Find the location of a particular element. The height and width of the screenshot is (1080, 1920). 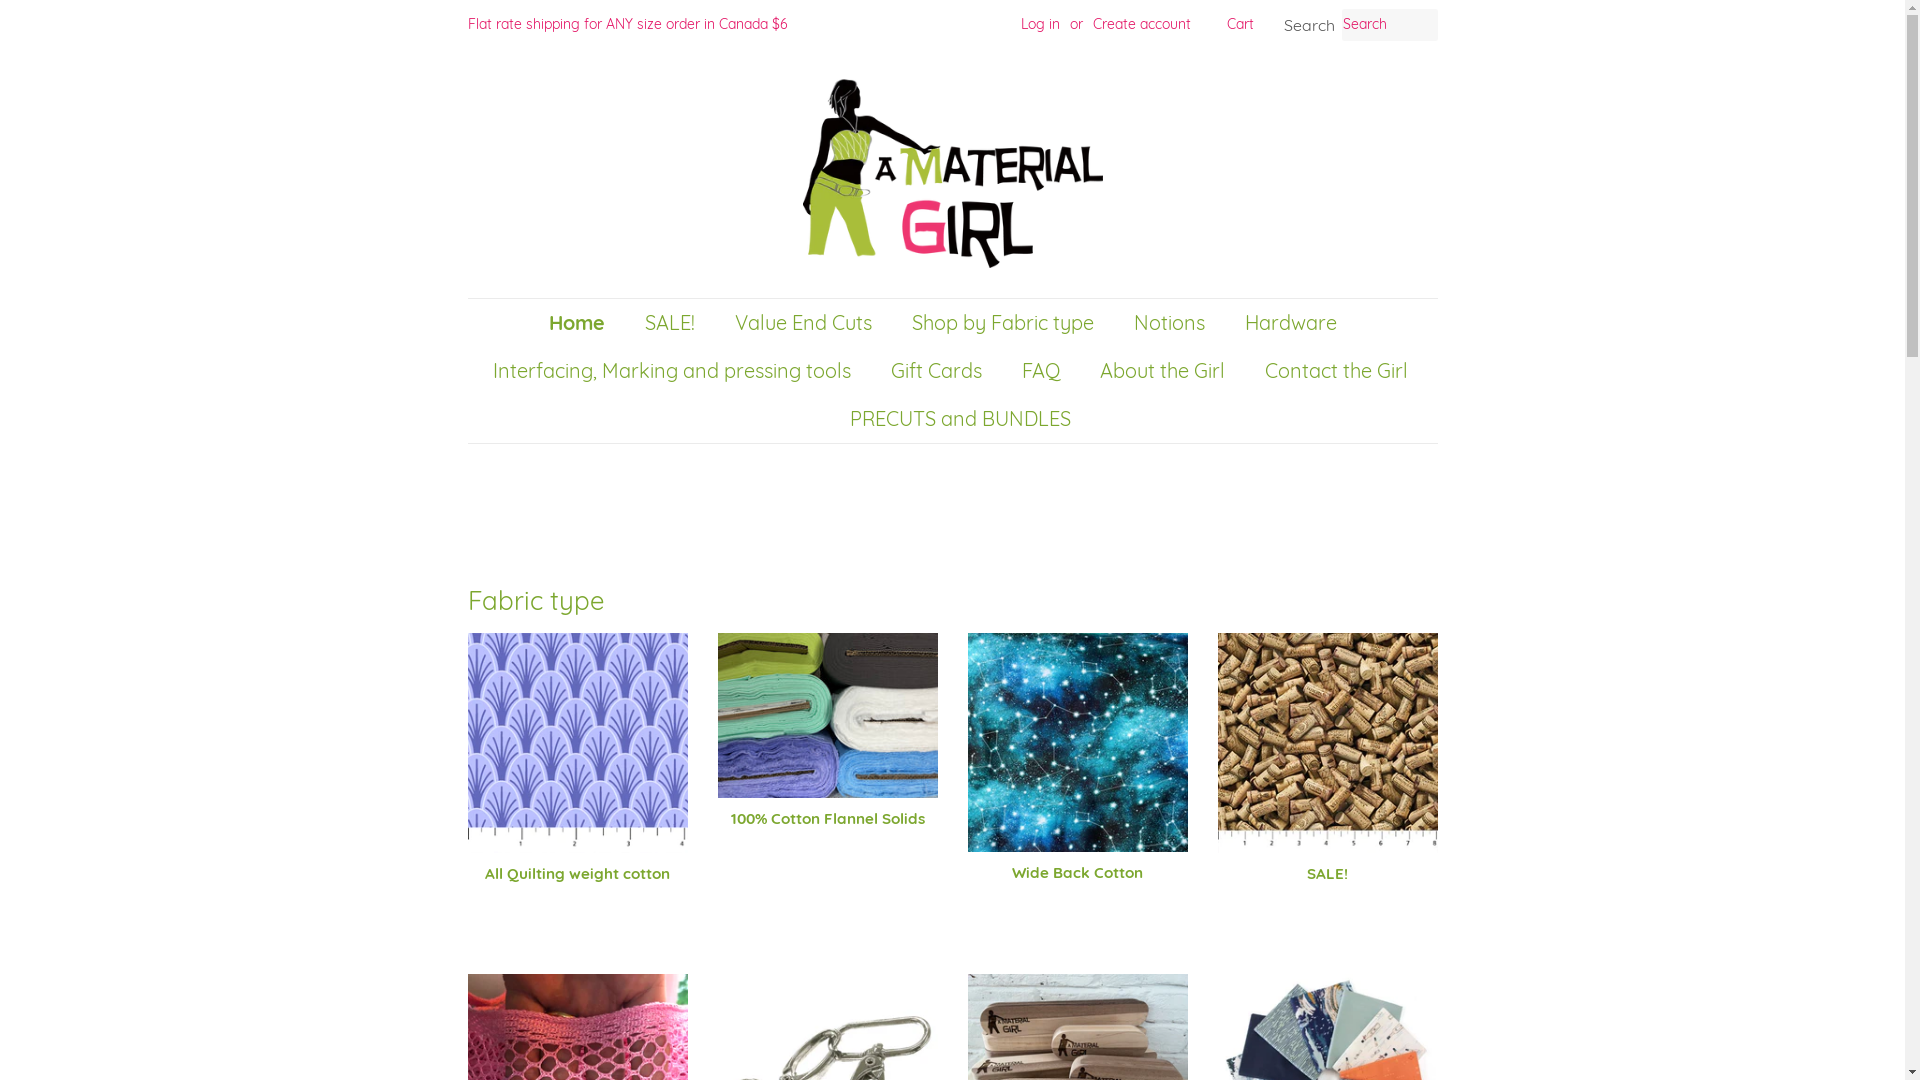

'Wide Back Cotton' is located at coordinates (1077, 774).